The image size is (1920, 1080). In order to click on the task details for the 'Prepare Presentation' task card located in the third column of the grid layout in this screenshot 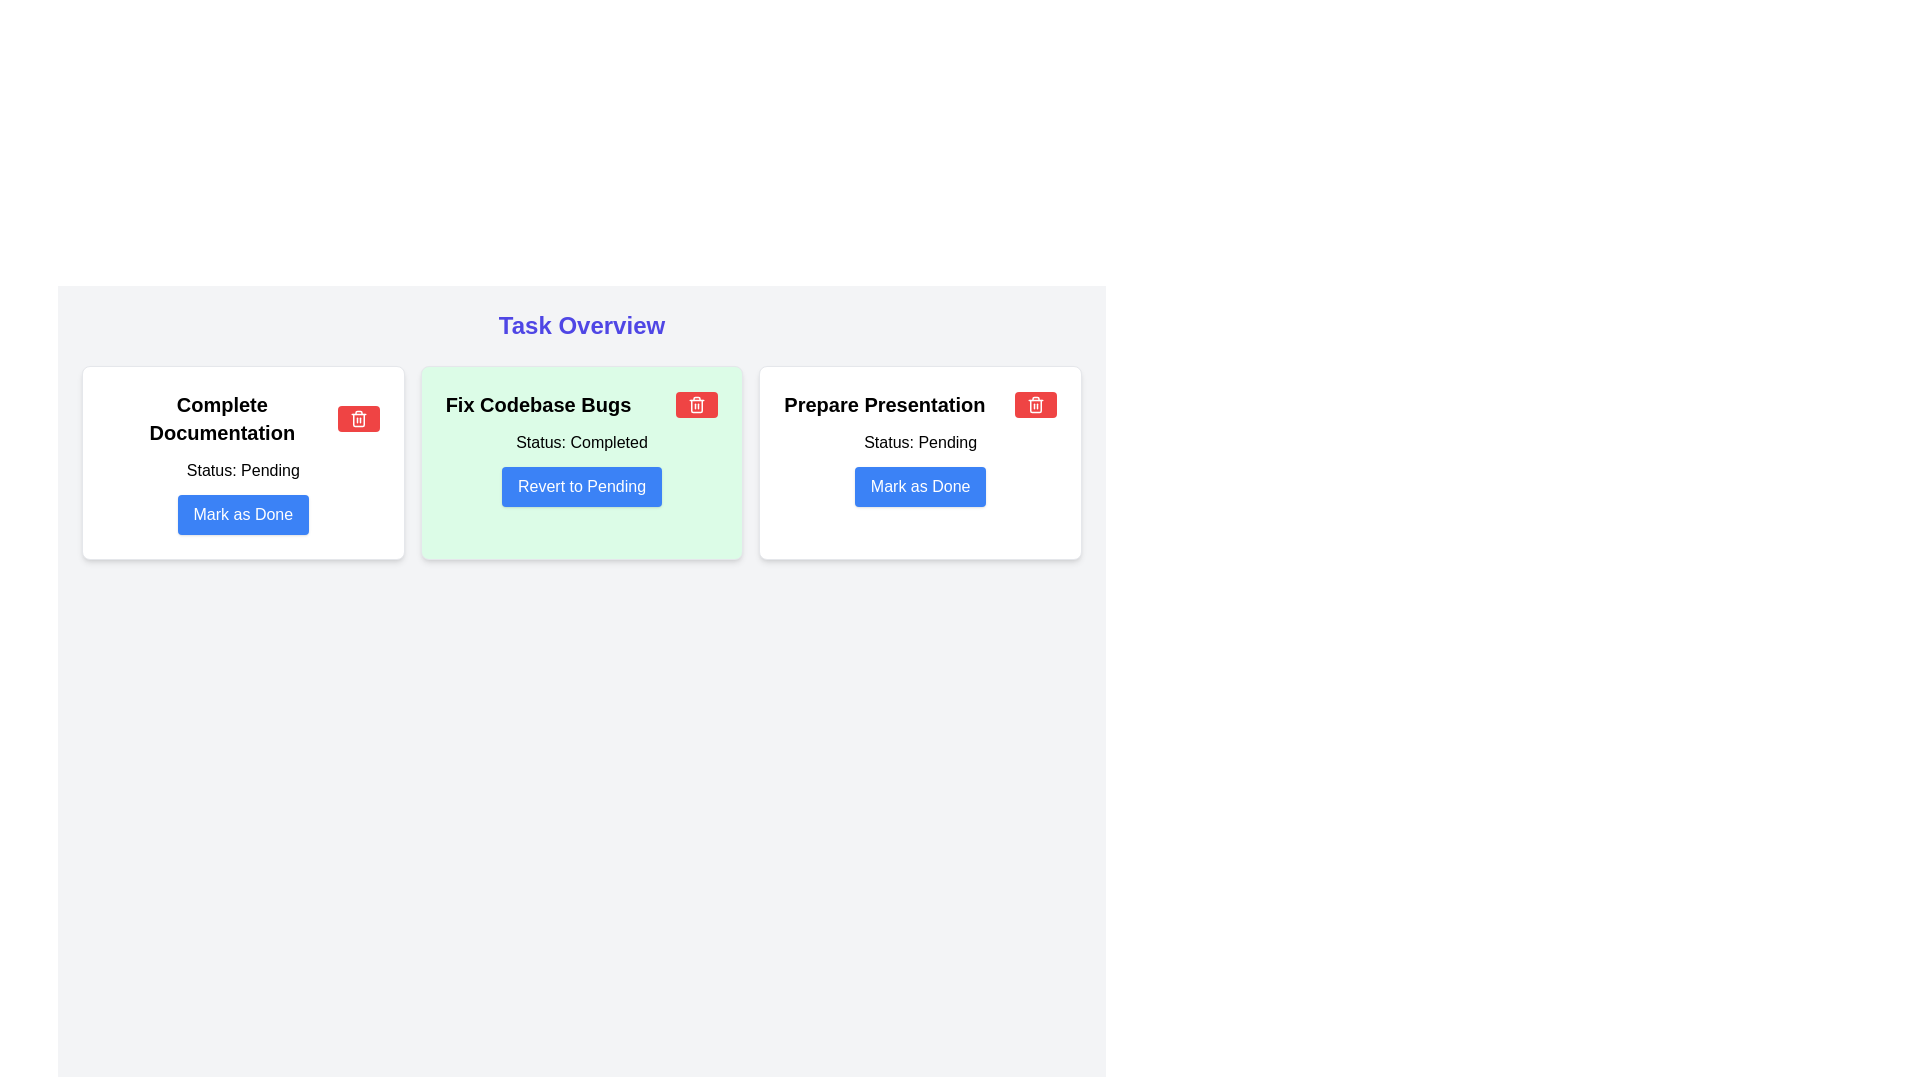, I will do `click(919, 462)`.